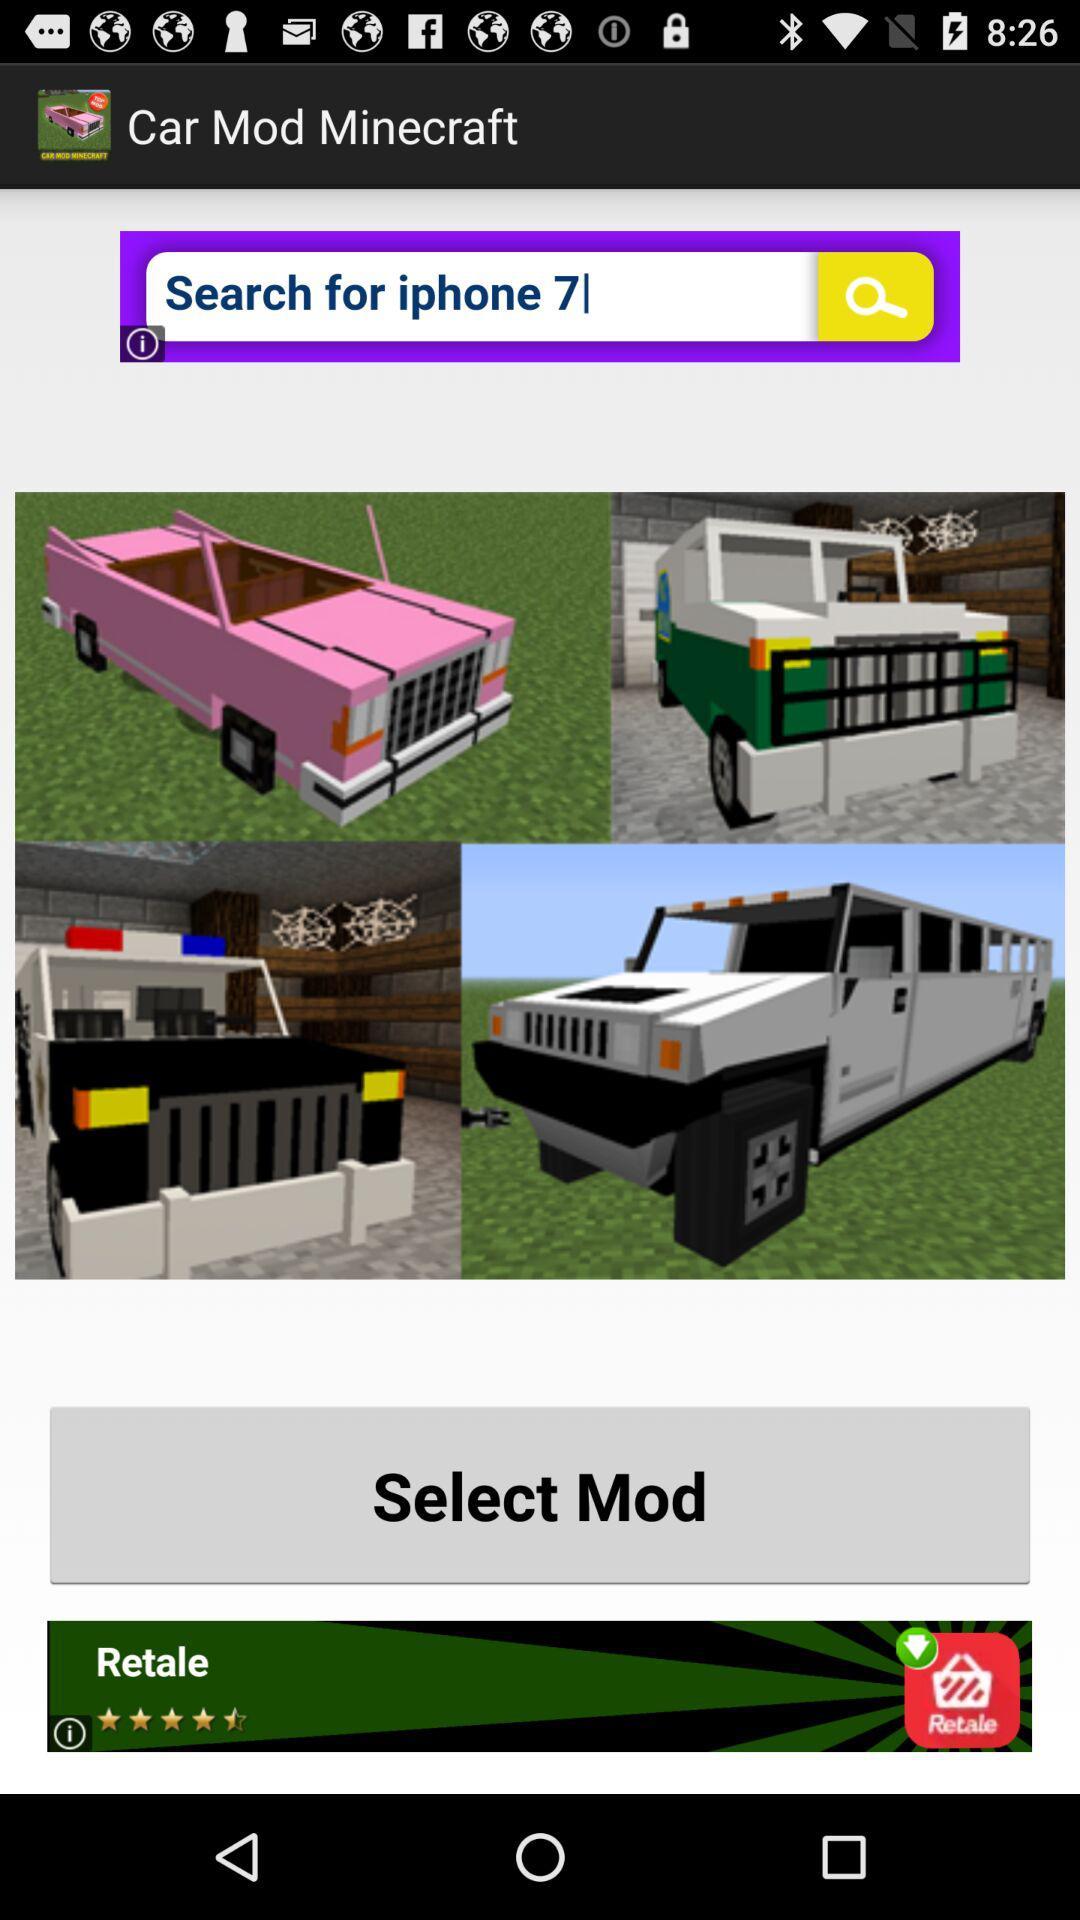 The width and height of the screenshot is (1080, 1920). I want to click on the item at the top, so click(540, 295).